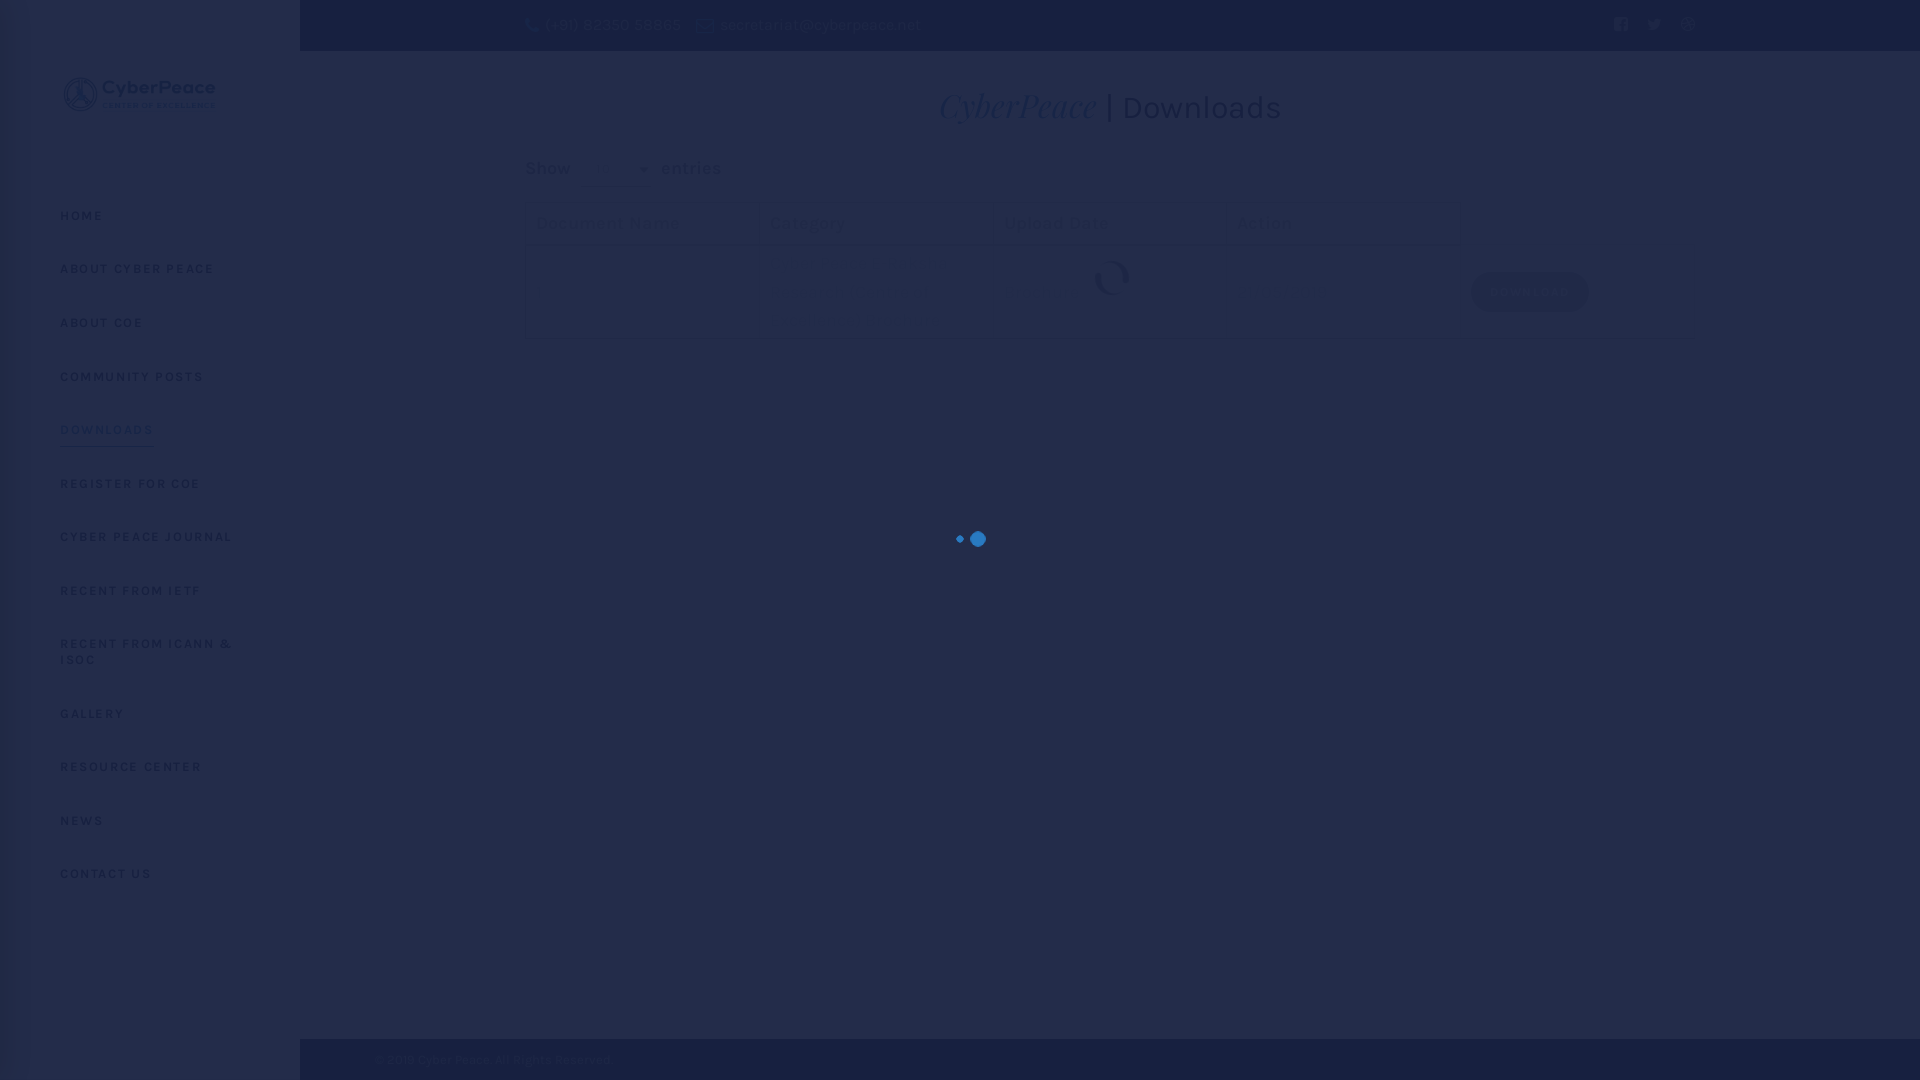 This screenshot has height=1080, width=1920. Describe the element at coordinates (148, 483) in the screenshot. I see `'REGISTER FOR COE'` at that location.